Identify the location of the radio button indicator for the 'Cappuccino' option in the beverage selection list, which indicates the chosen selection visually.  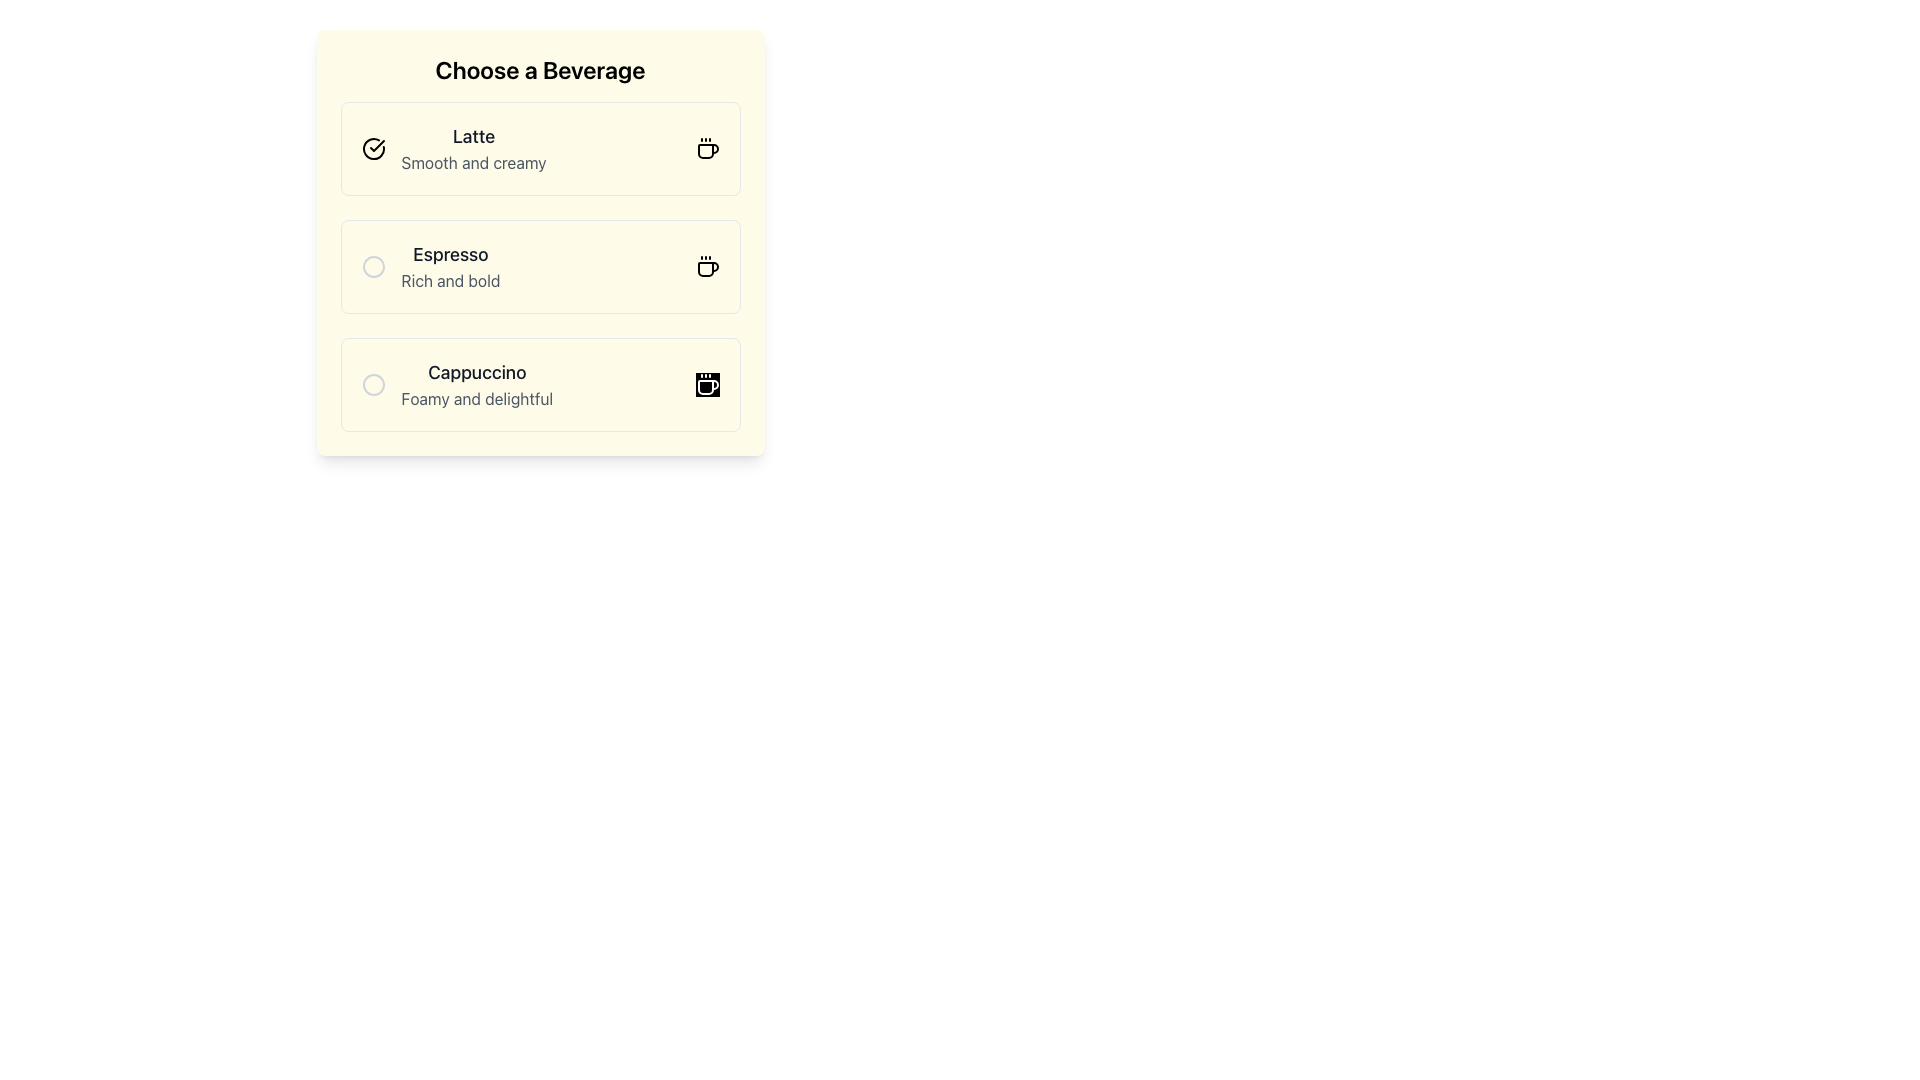
(373, 385).